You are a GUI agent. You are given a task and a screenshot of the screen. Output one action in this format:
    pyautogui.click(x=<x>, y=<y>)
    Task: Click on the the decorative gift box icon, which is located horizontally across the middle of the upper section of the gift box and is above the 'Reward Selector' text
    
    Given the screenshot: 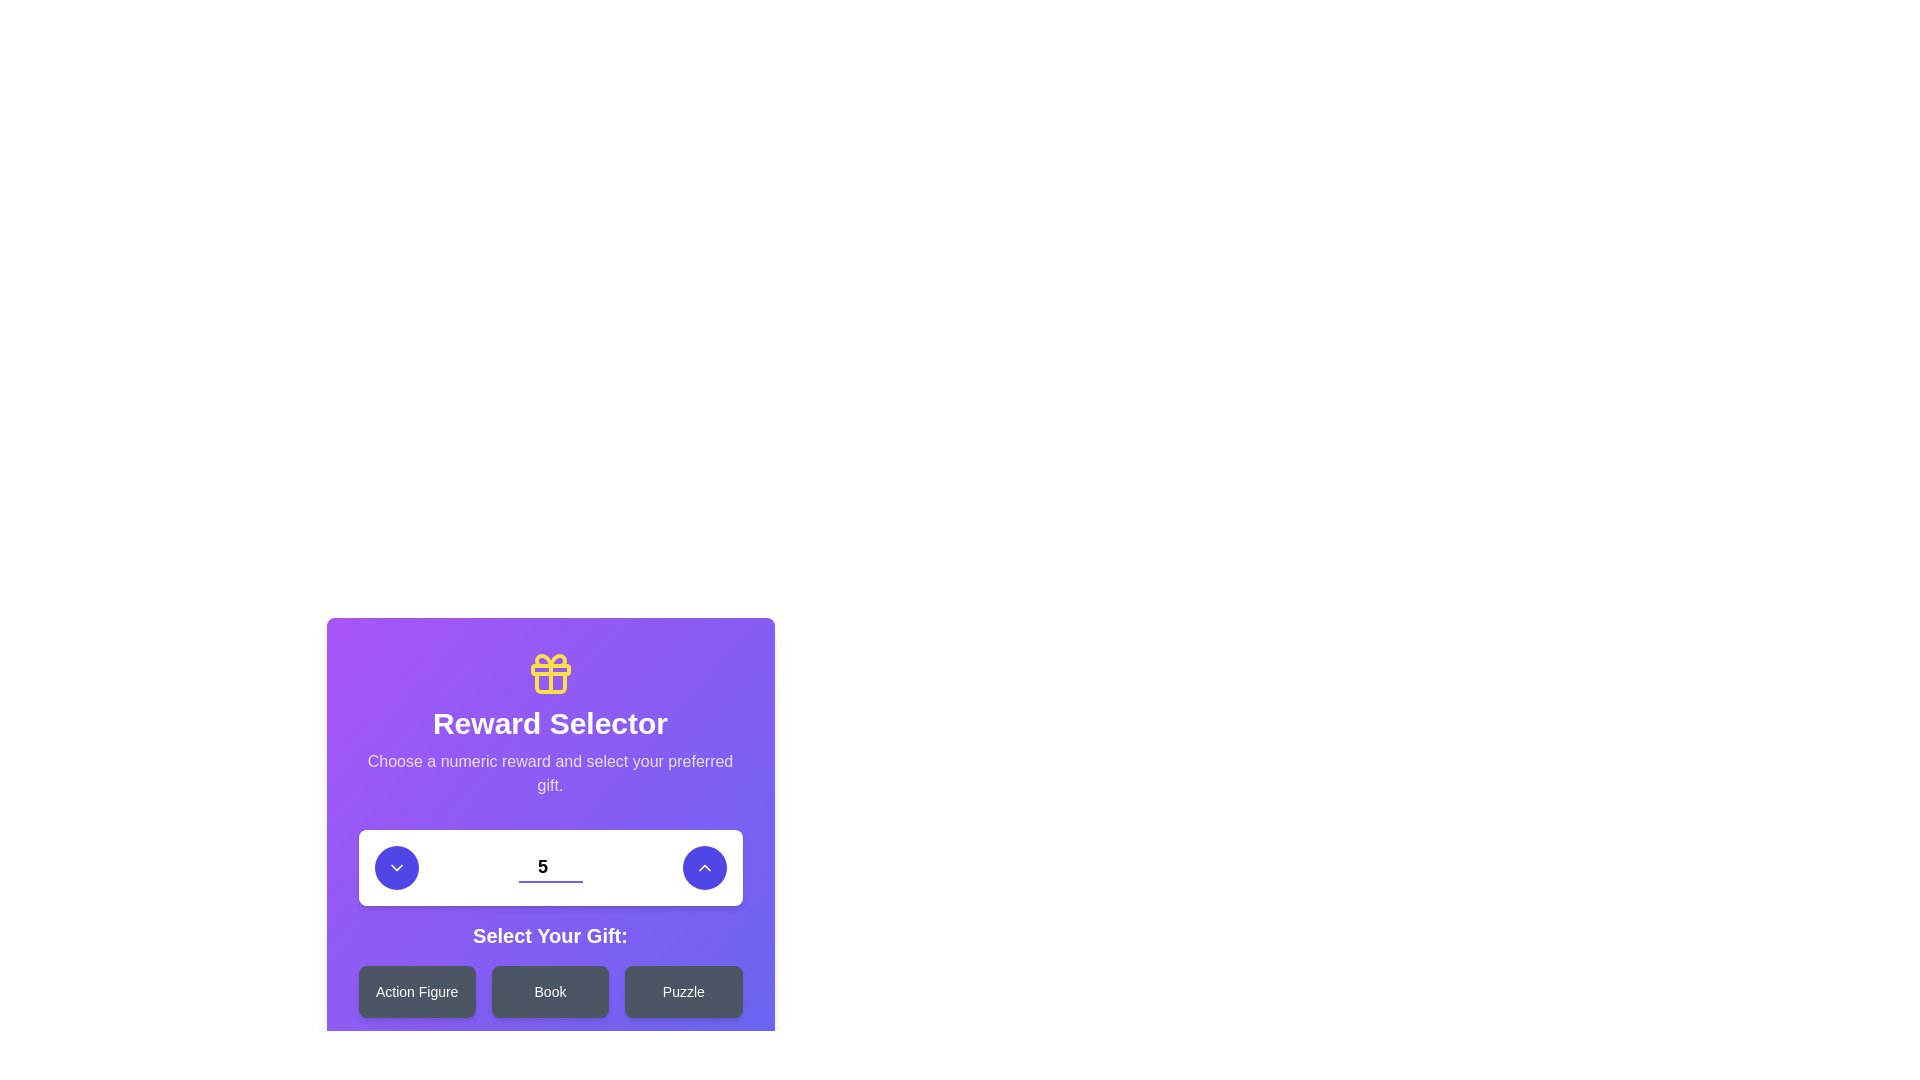 What is the action you would take?
    pyautogui.click(x=550, y=670)
    